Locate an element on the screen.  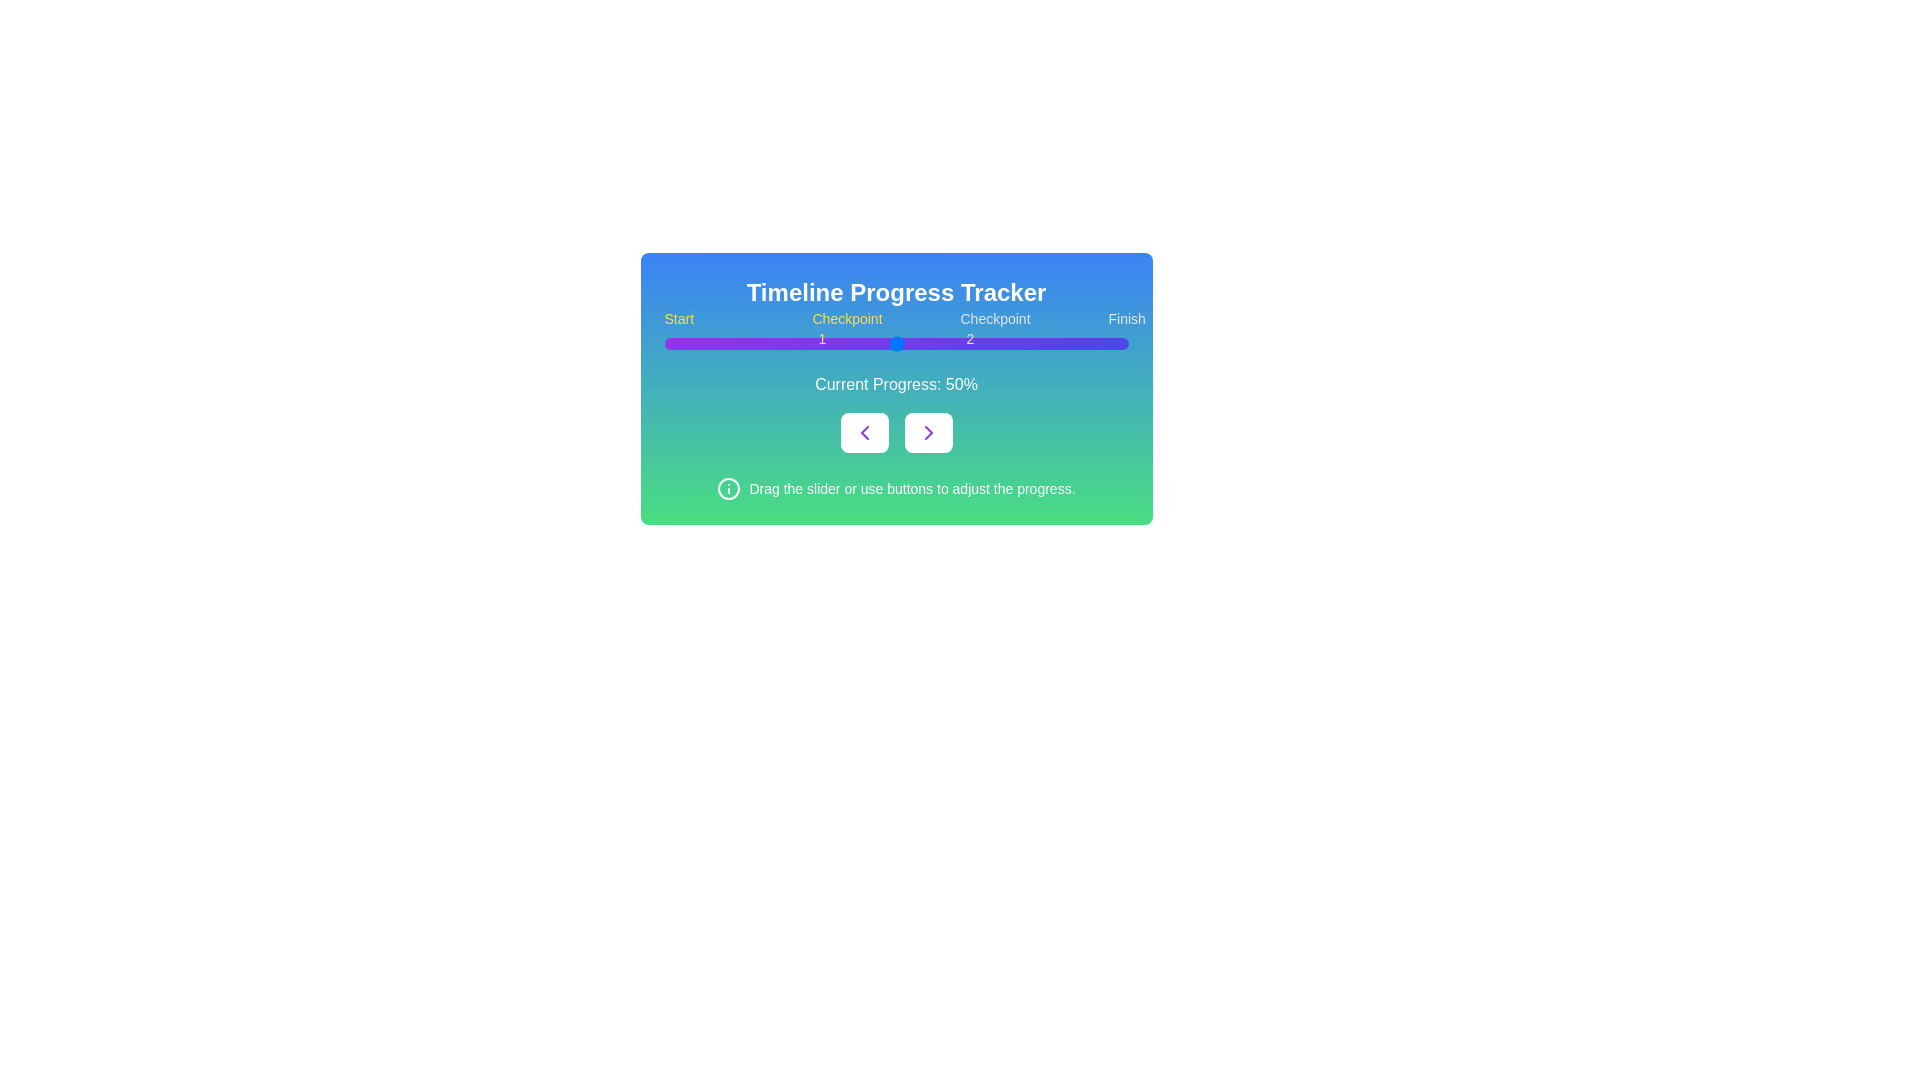
the progress is located at coordinates (937, 342).